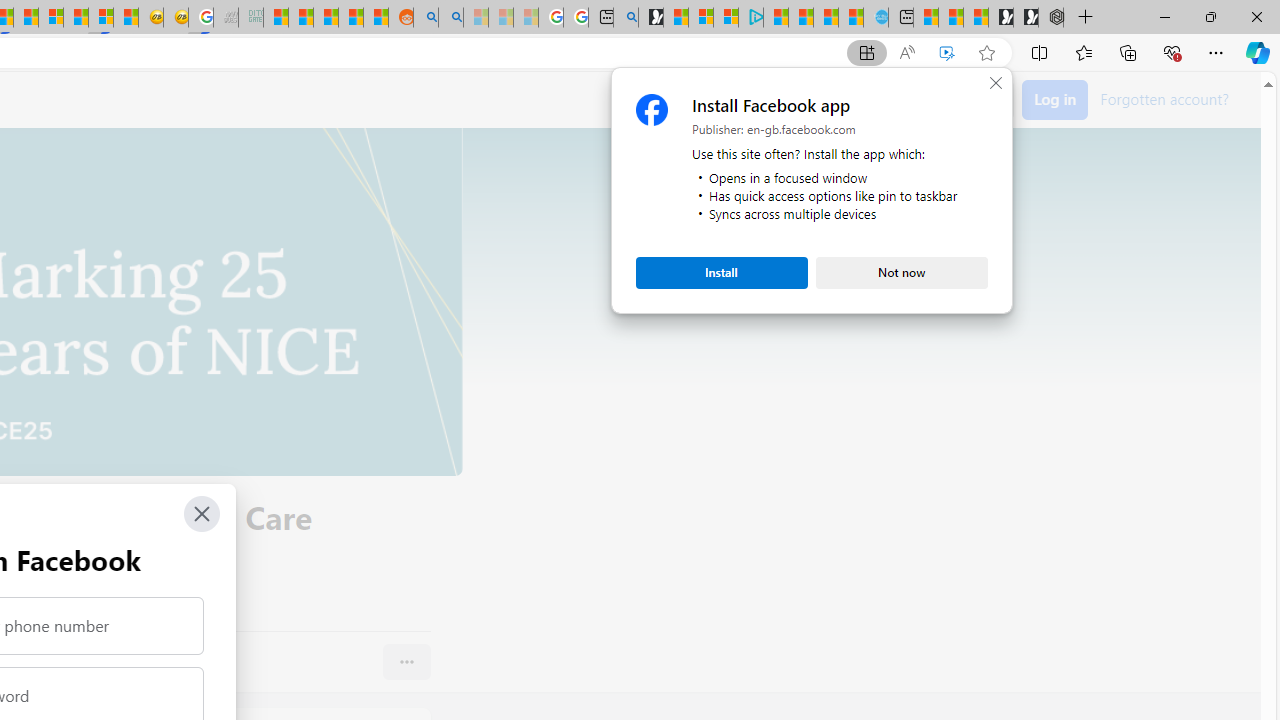 This screenshot has width=1280, height=720. I want to click on 'DITOGAMES AG Imprint - Sleeping', so click(249, 17).